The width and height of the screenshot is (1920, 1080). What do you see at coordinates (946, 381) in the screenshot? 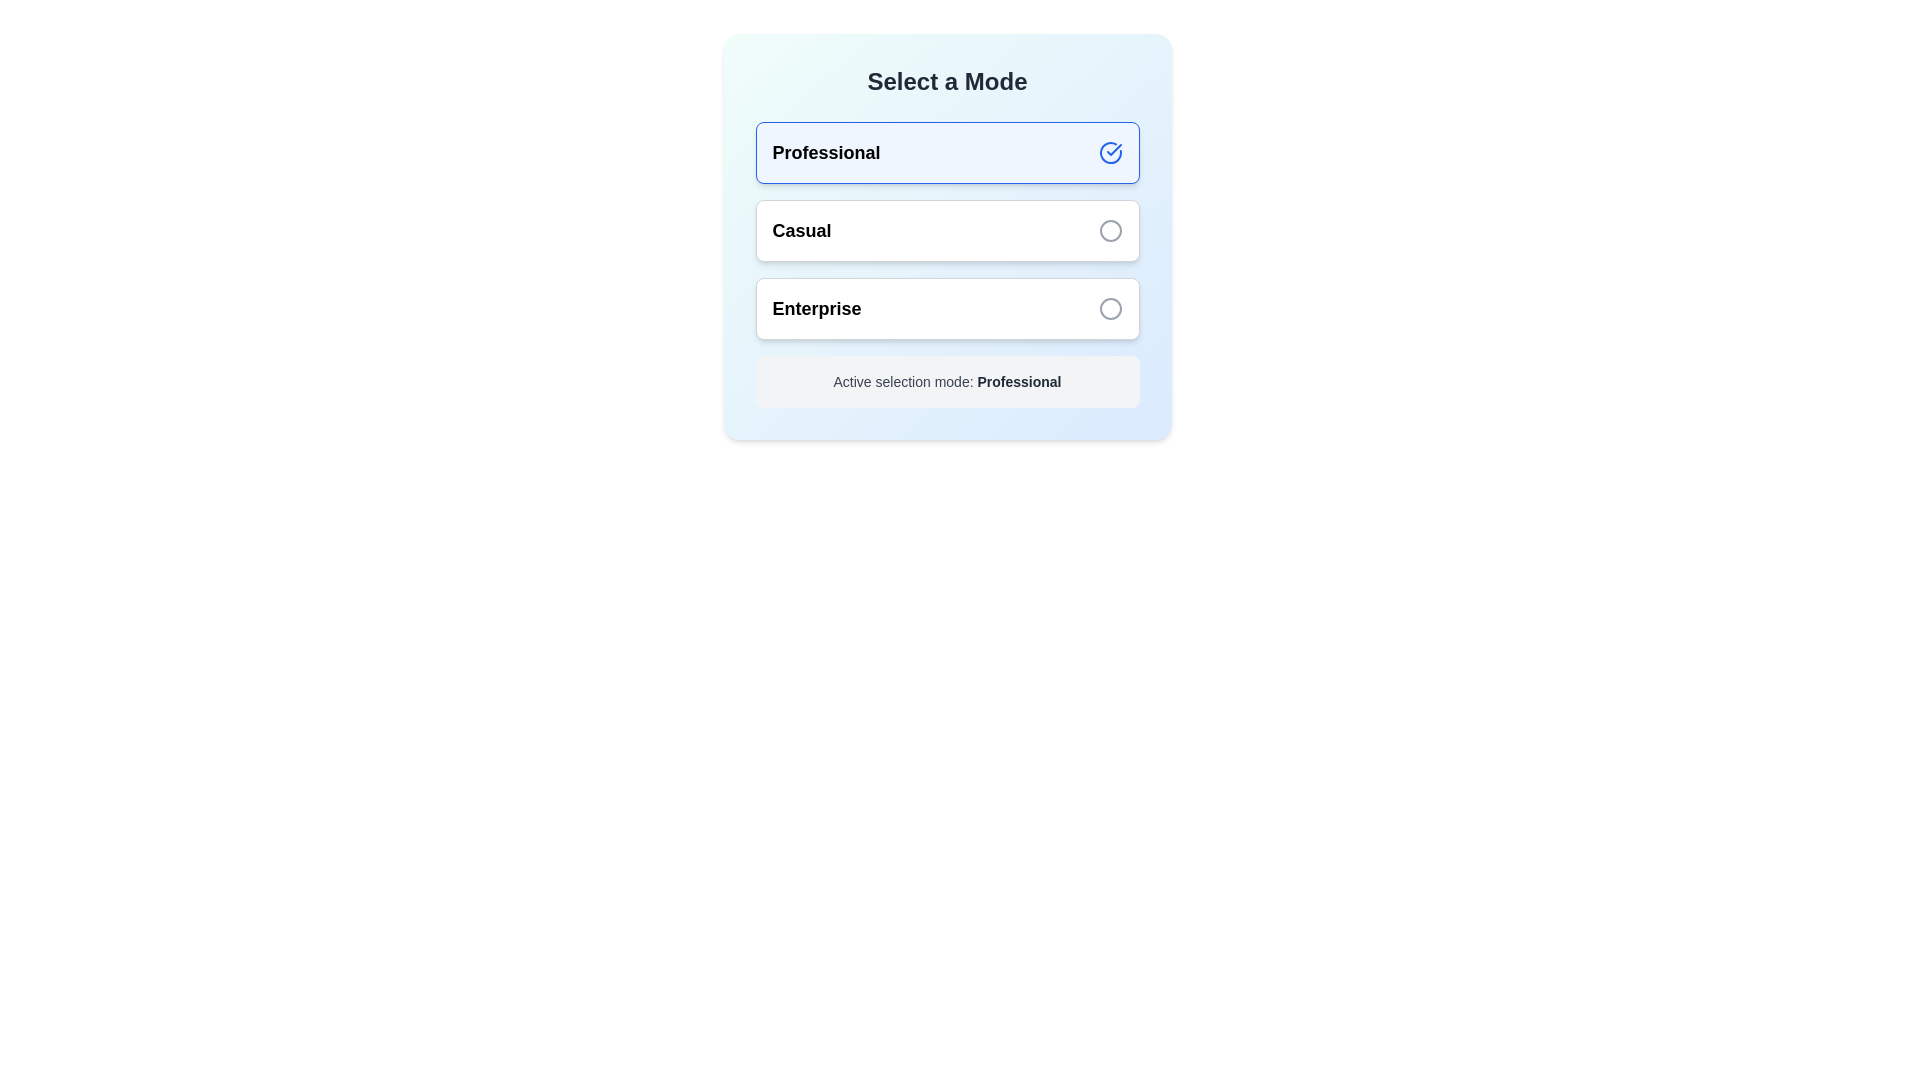
I see `the informational text label that indicates the currently active selection mode, located centrally below the selection options 'Professional', 'Casual', and 'Enterprise'` at bounding box center [946, 381].